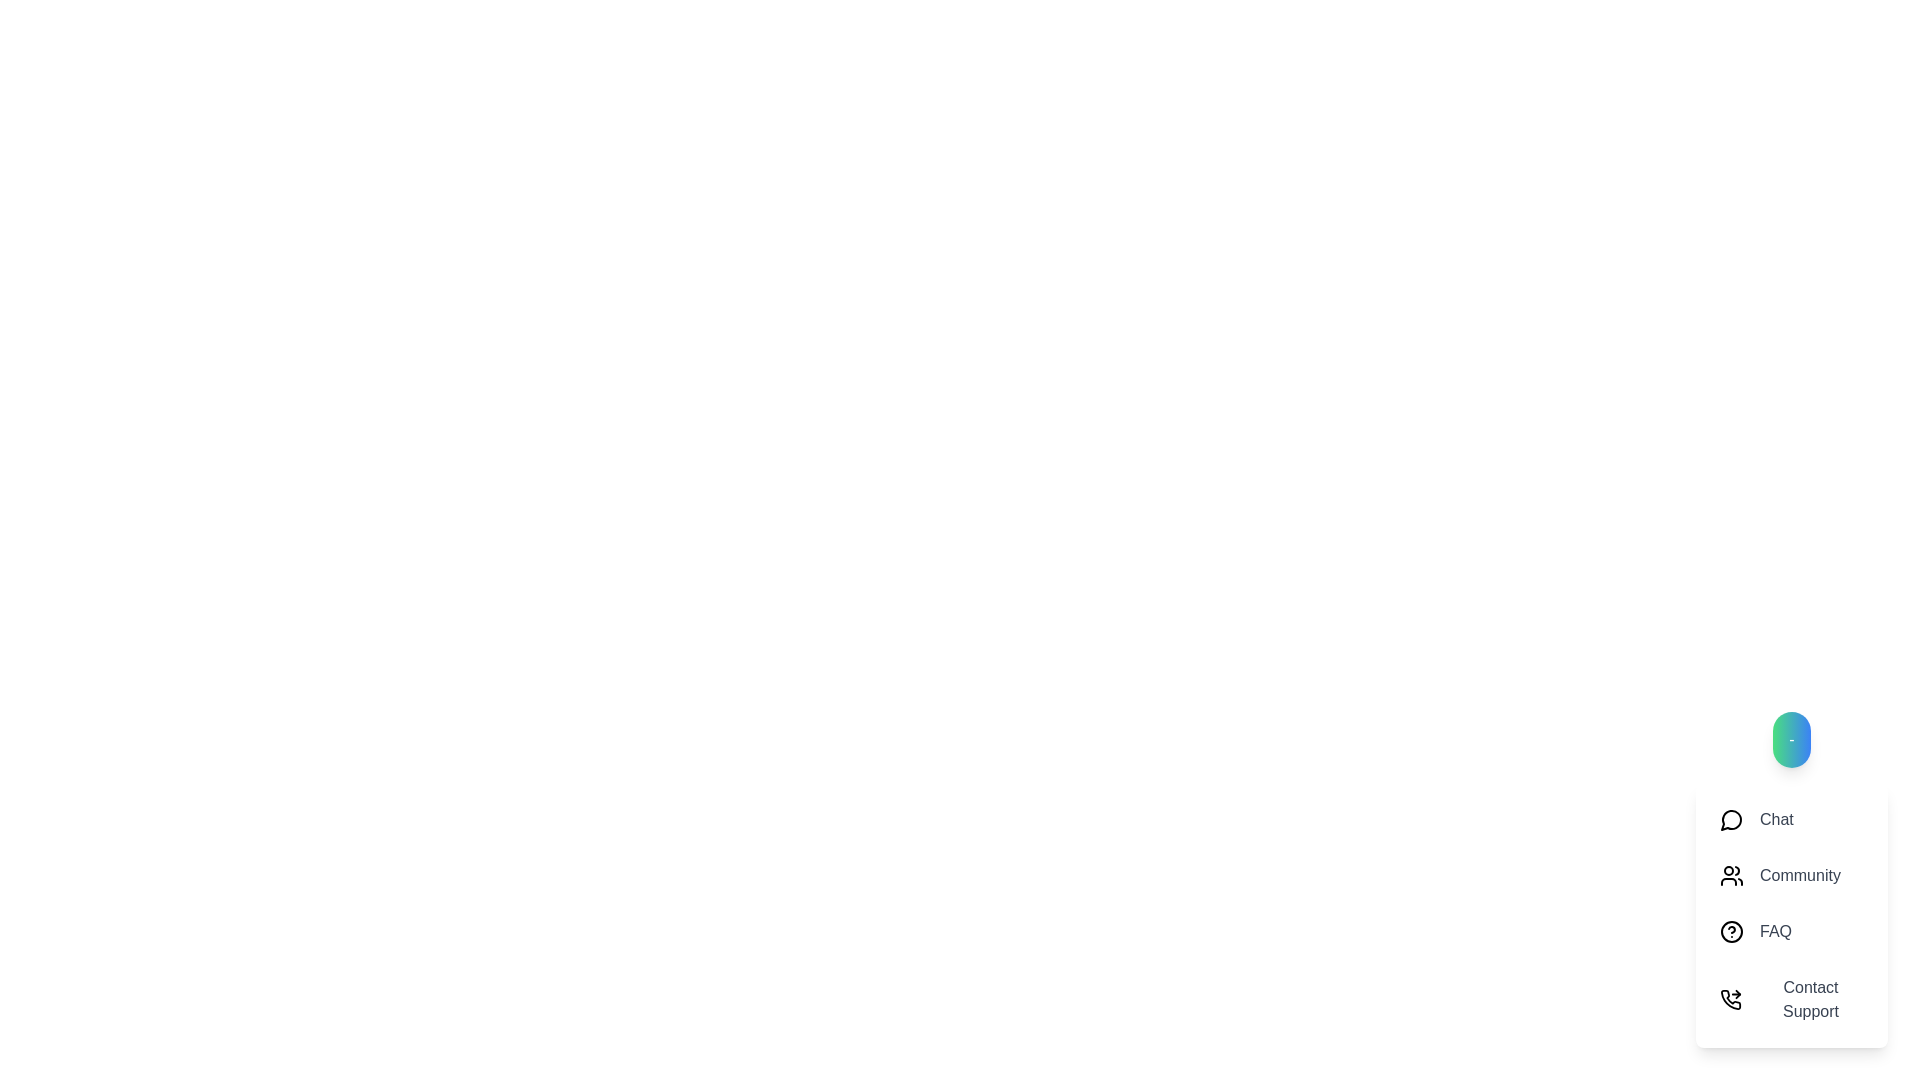  Describe the element at coordinates (1776, 820) in the screenshot. I see `'Chat' text label, which is the first label in a vertical list of options, aiding in navigation or interaction` at that location.